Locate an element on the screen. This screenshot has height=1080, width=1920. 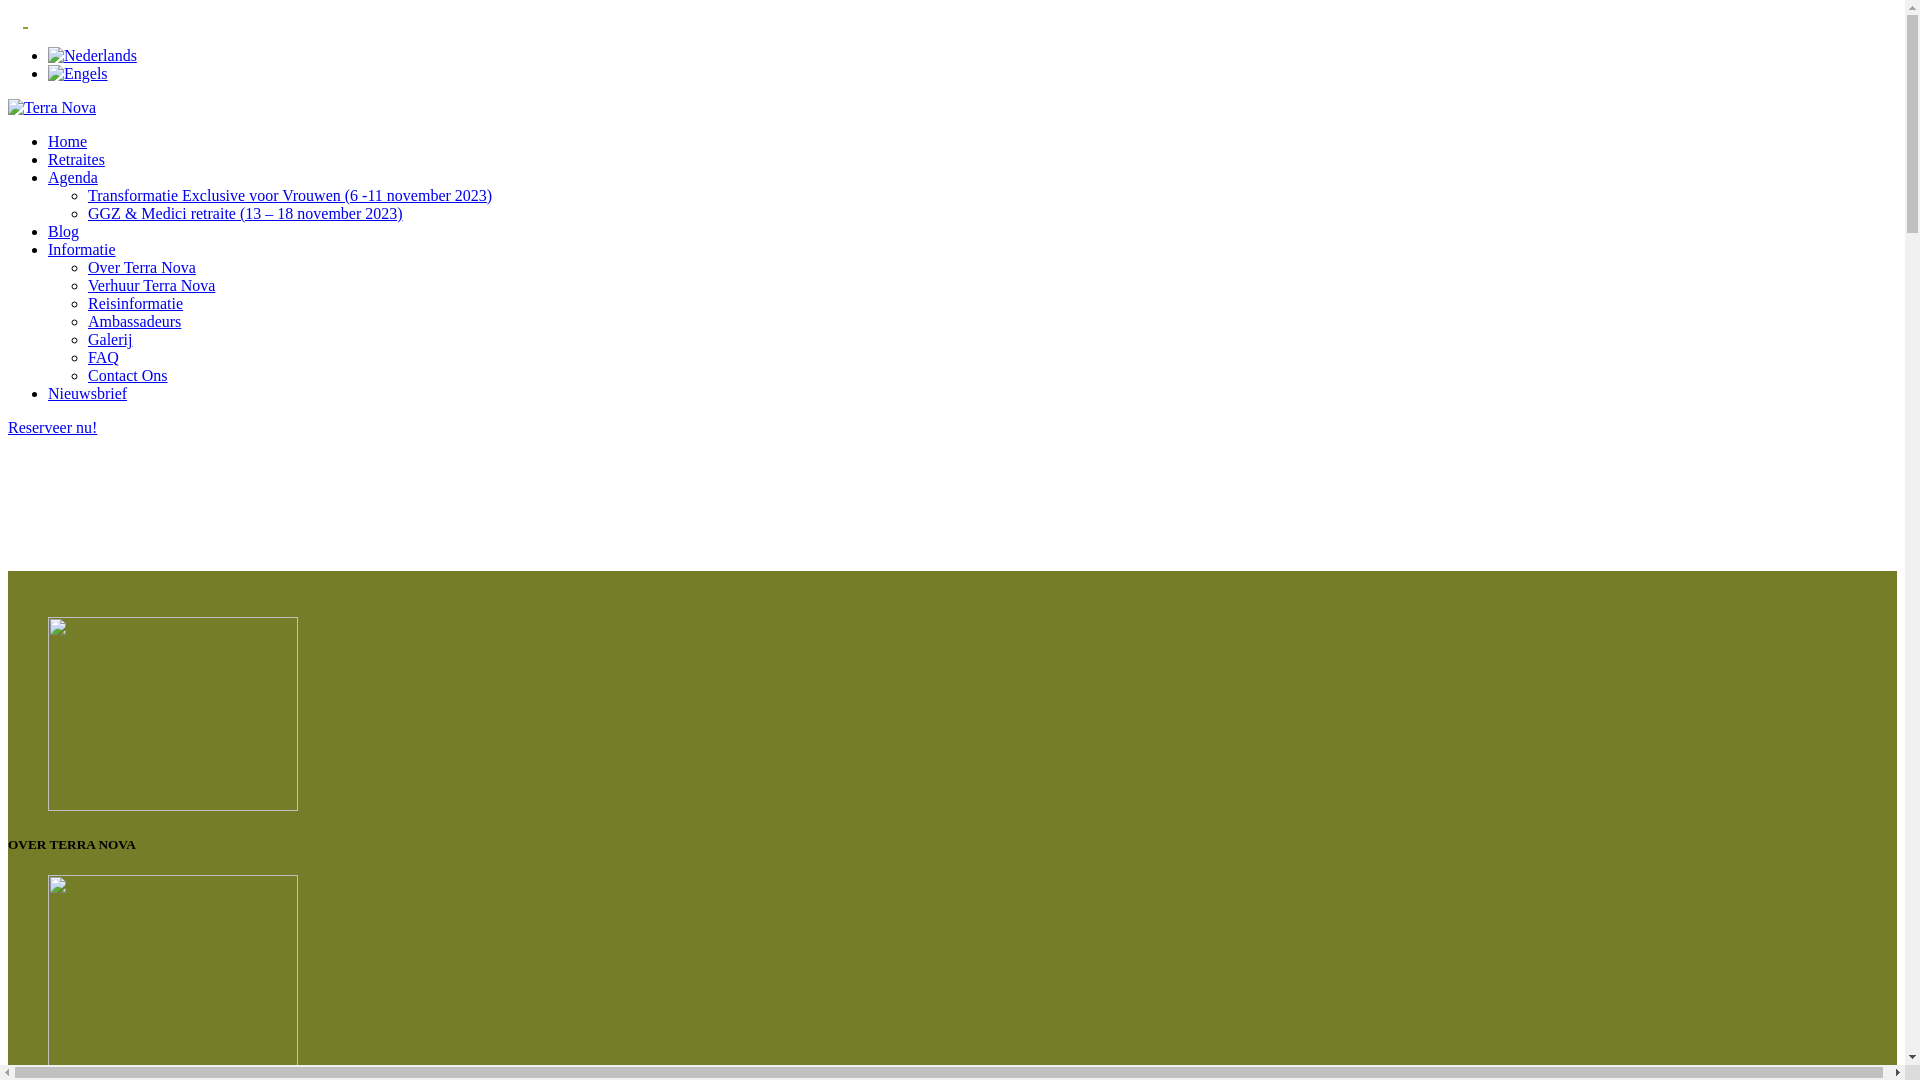
'Over-terra-Nova1' is located at coordinates (172, 712).